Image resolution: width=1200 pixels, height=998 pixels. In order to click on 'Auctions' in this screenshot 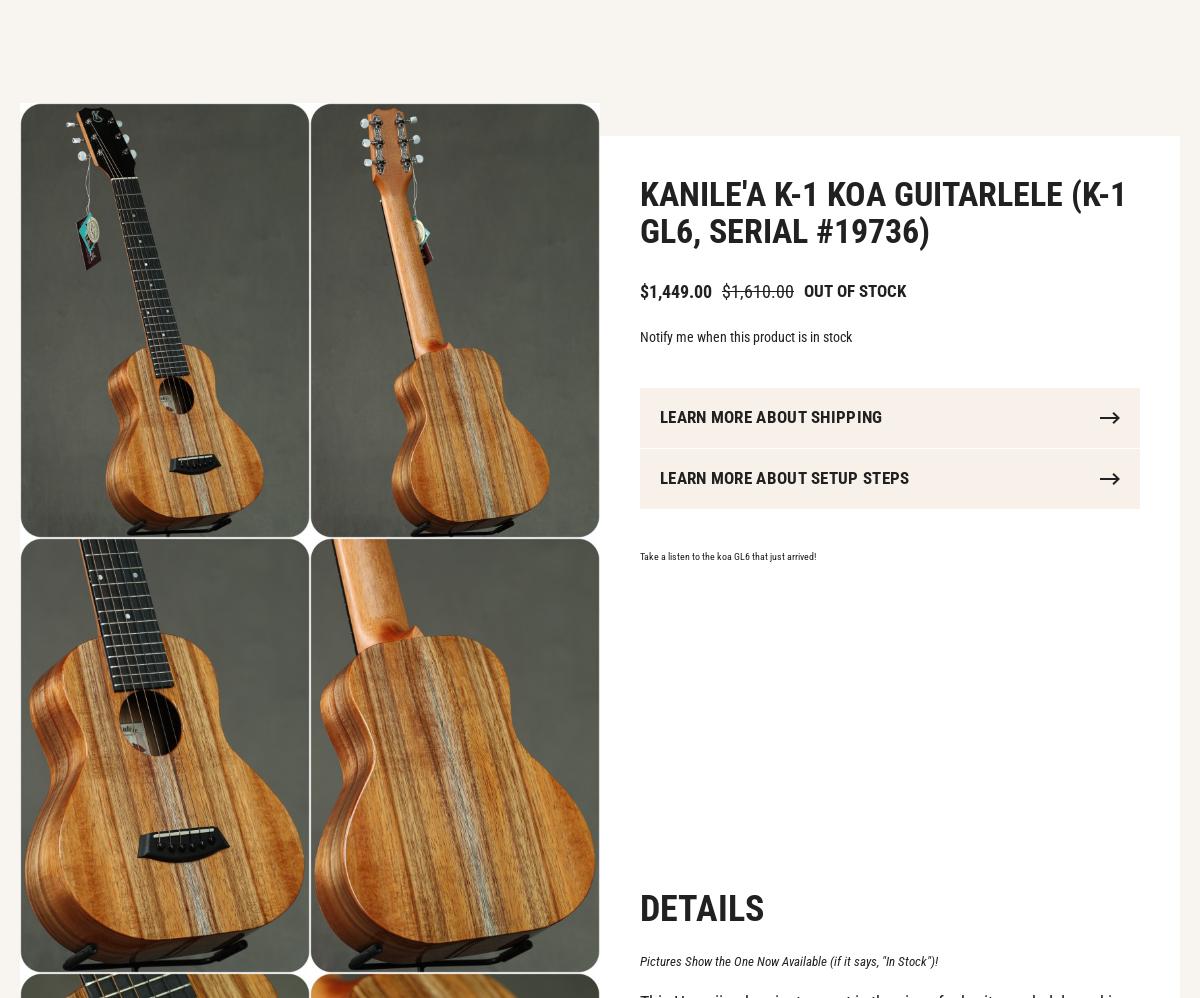, I will do `click(618, 50)`.